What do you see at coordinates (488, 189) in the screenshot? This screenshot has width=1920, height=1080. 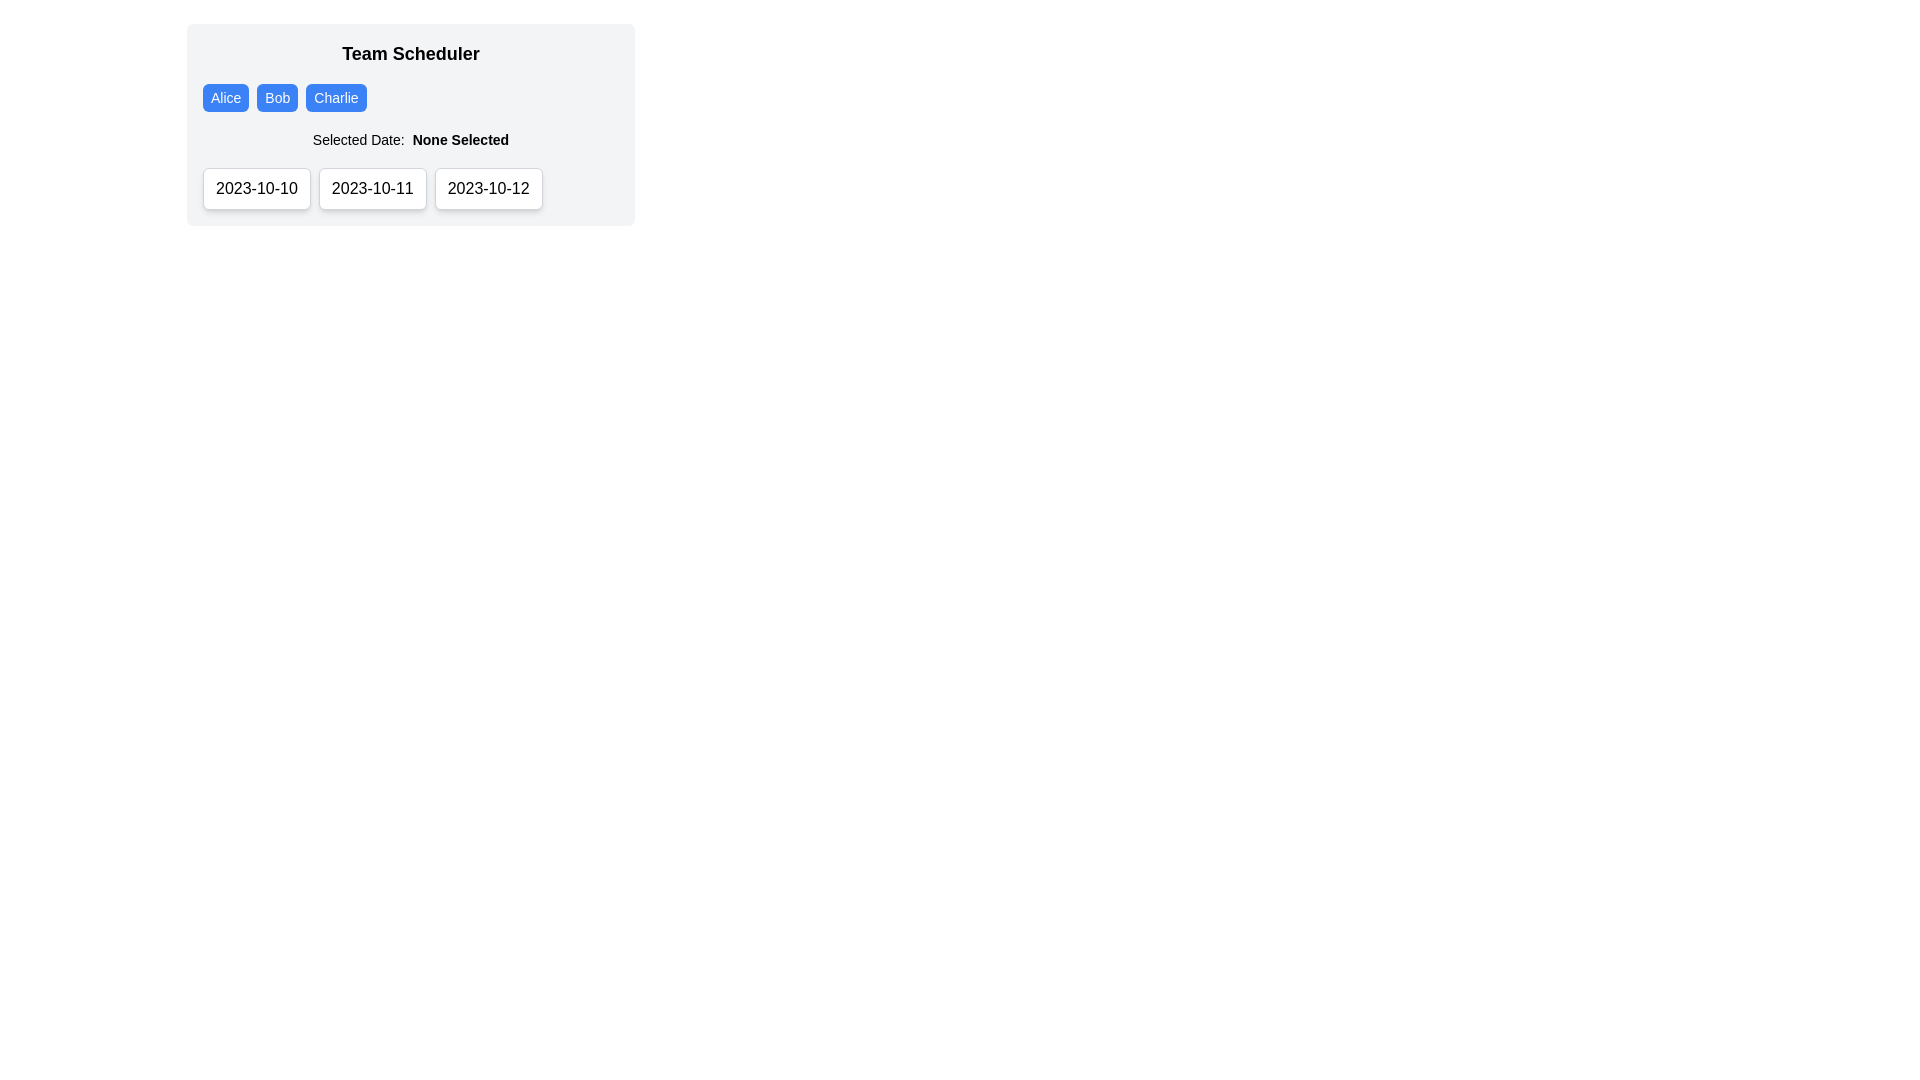 I see `the button displaying '2023-10-12'` at bounding box center [488, 189].